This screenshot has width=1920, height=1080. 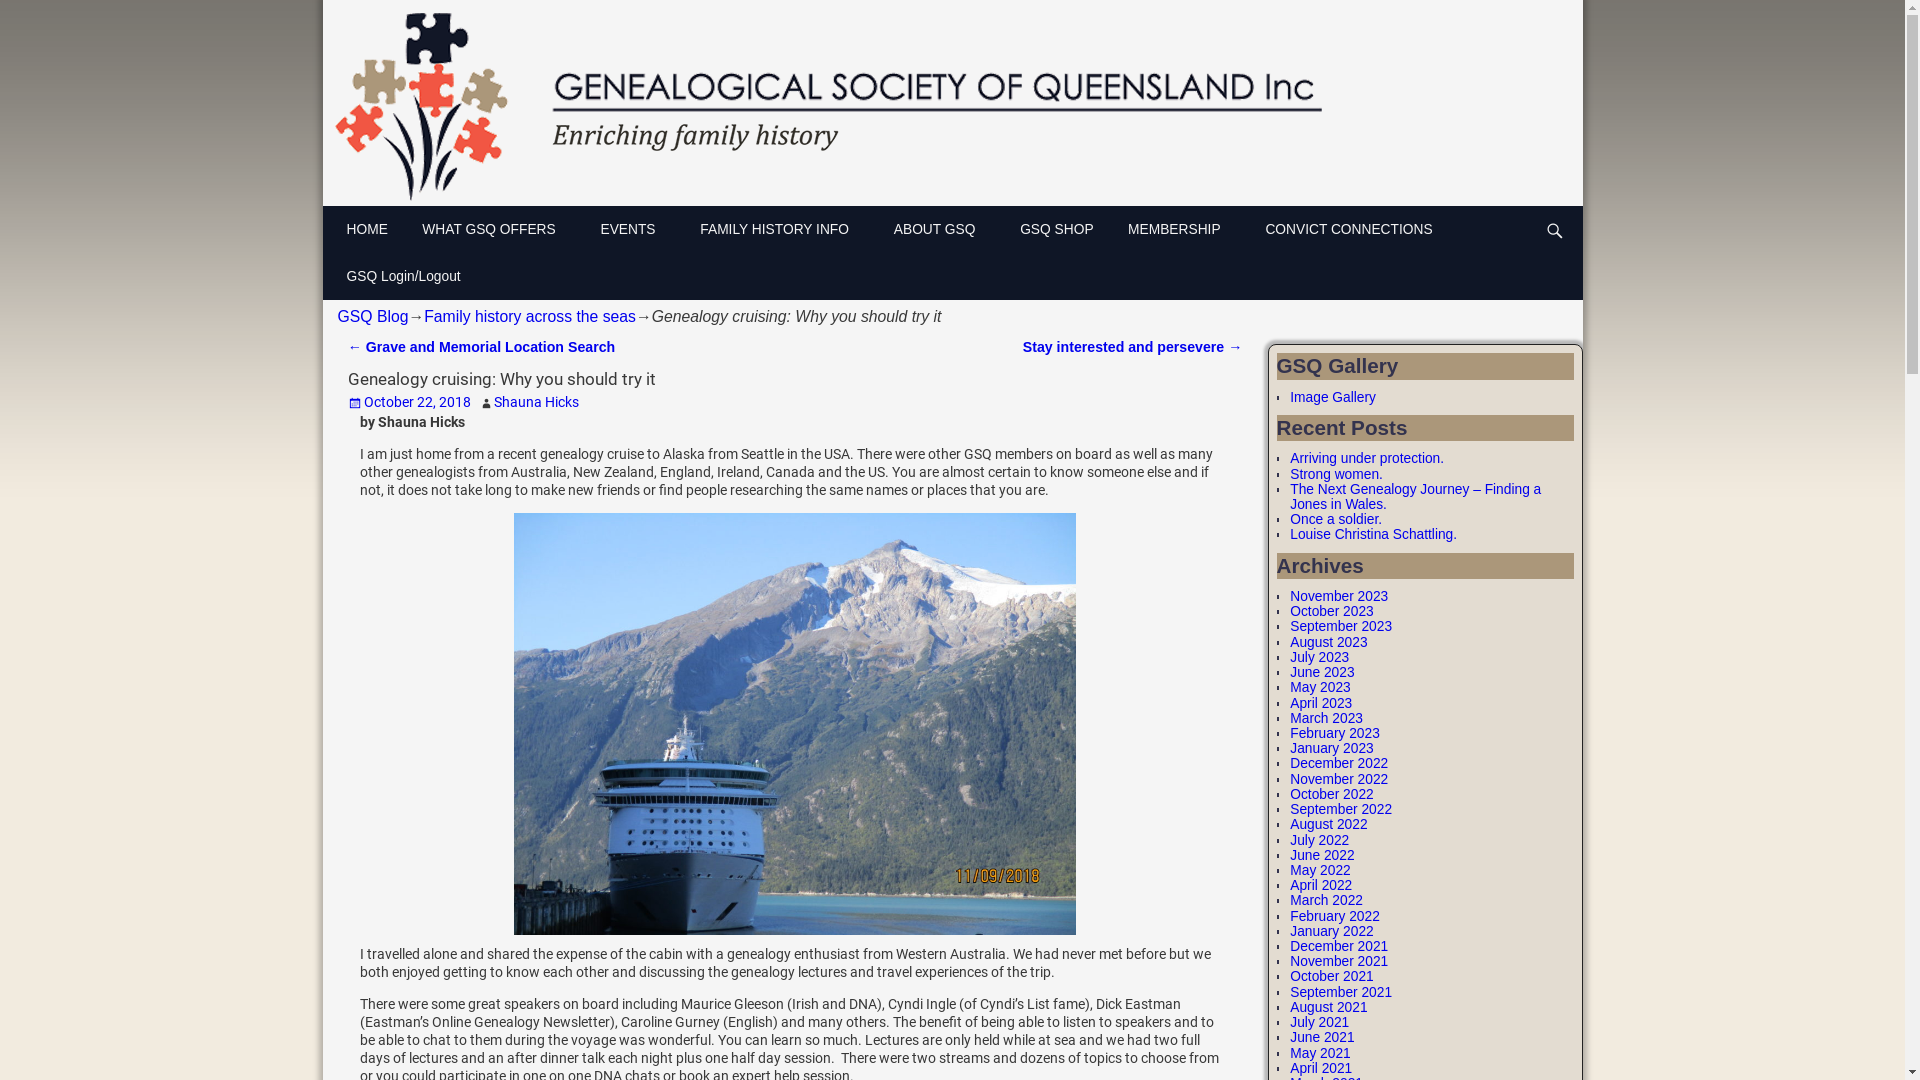 What do you see at coordinates (408, 401) in the screenshot?
I see `'October 22, 2018'` at bounding box center [408, 401].